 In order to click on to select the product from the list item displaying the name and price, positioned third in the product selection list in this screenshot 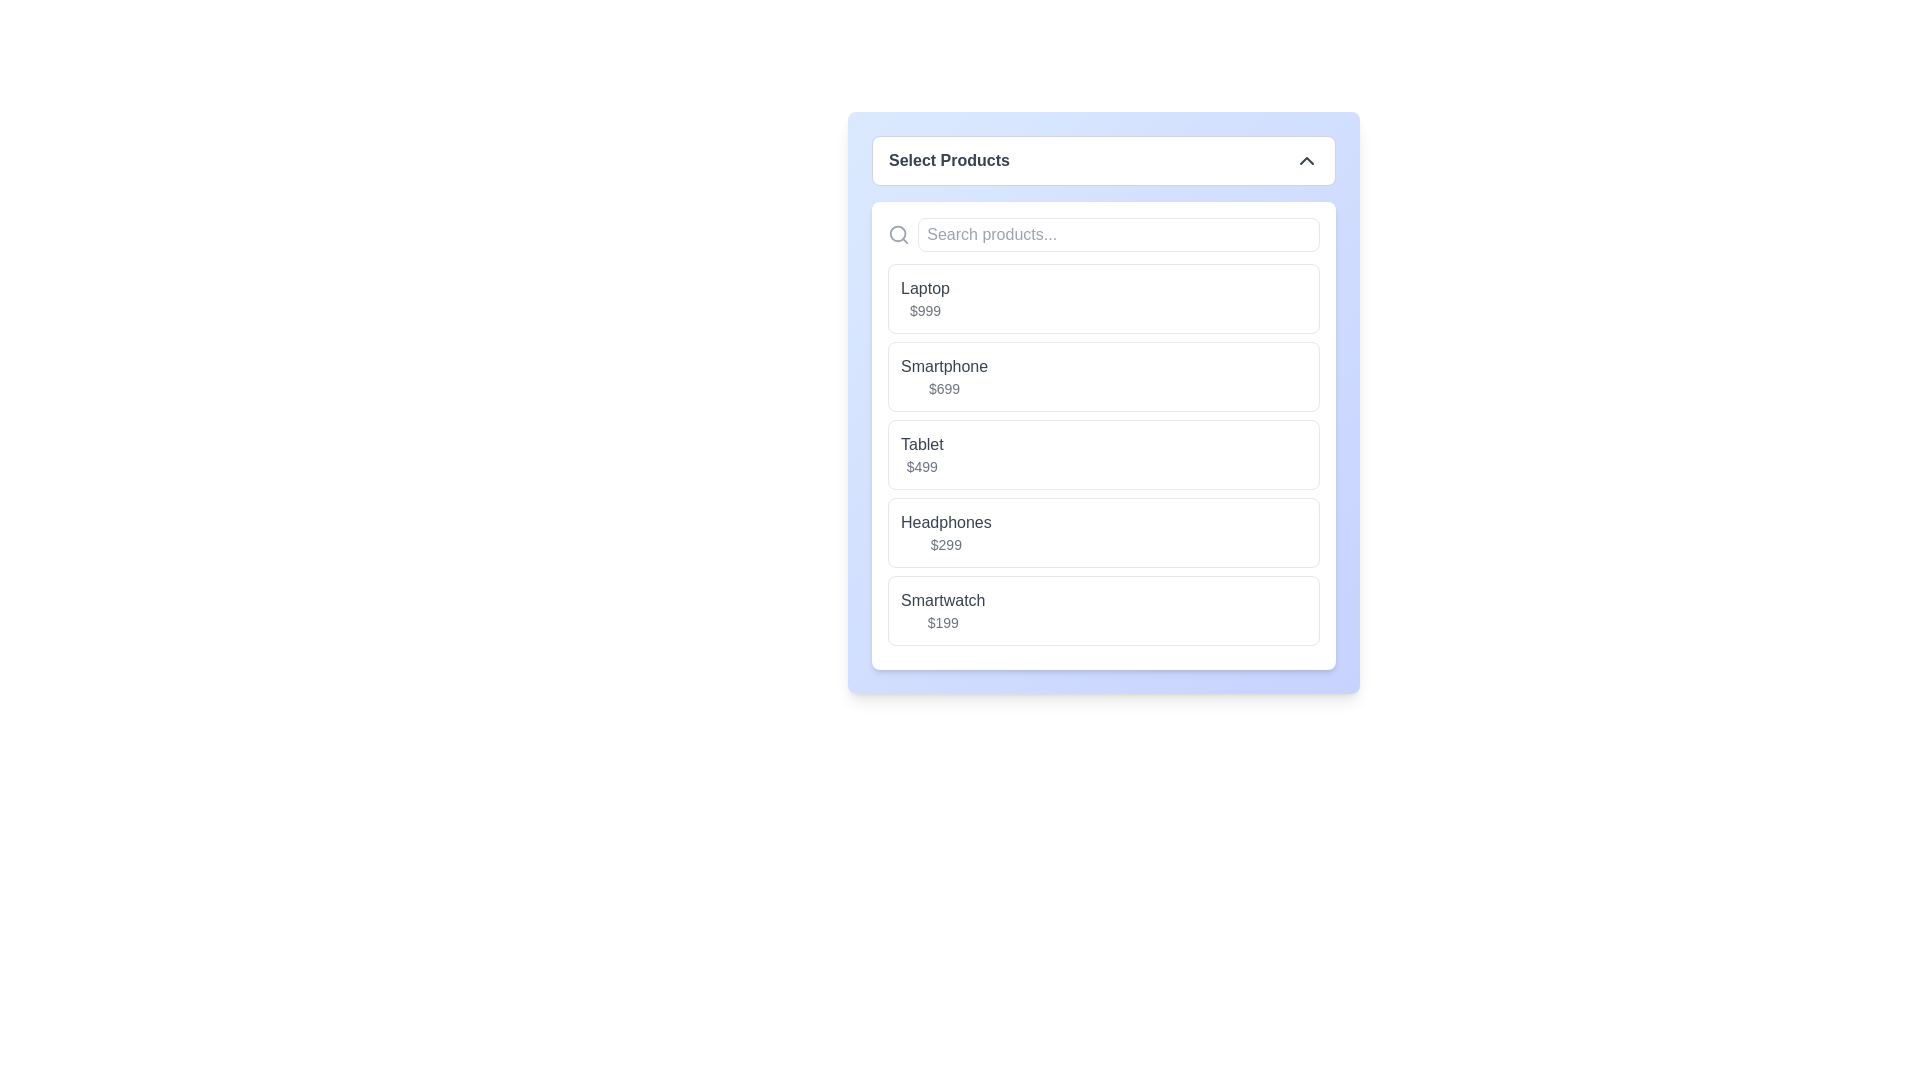, I will do `click(920, 455)`.